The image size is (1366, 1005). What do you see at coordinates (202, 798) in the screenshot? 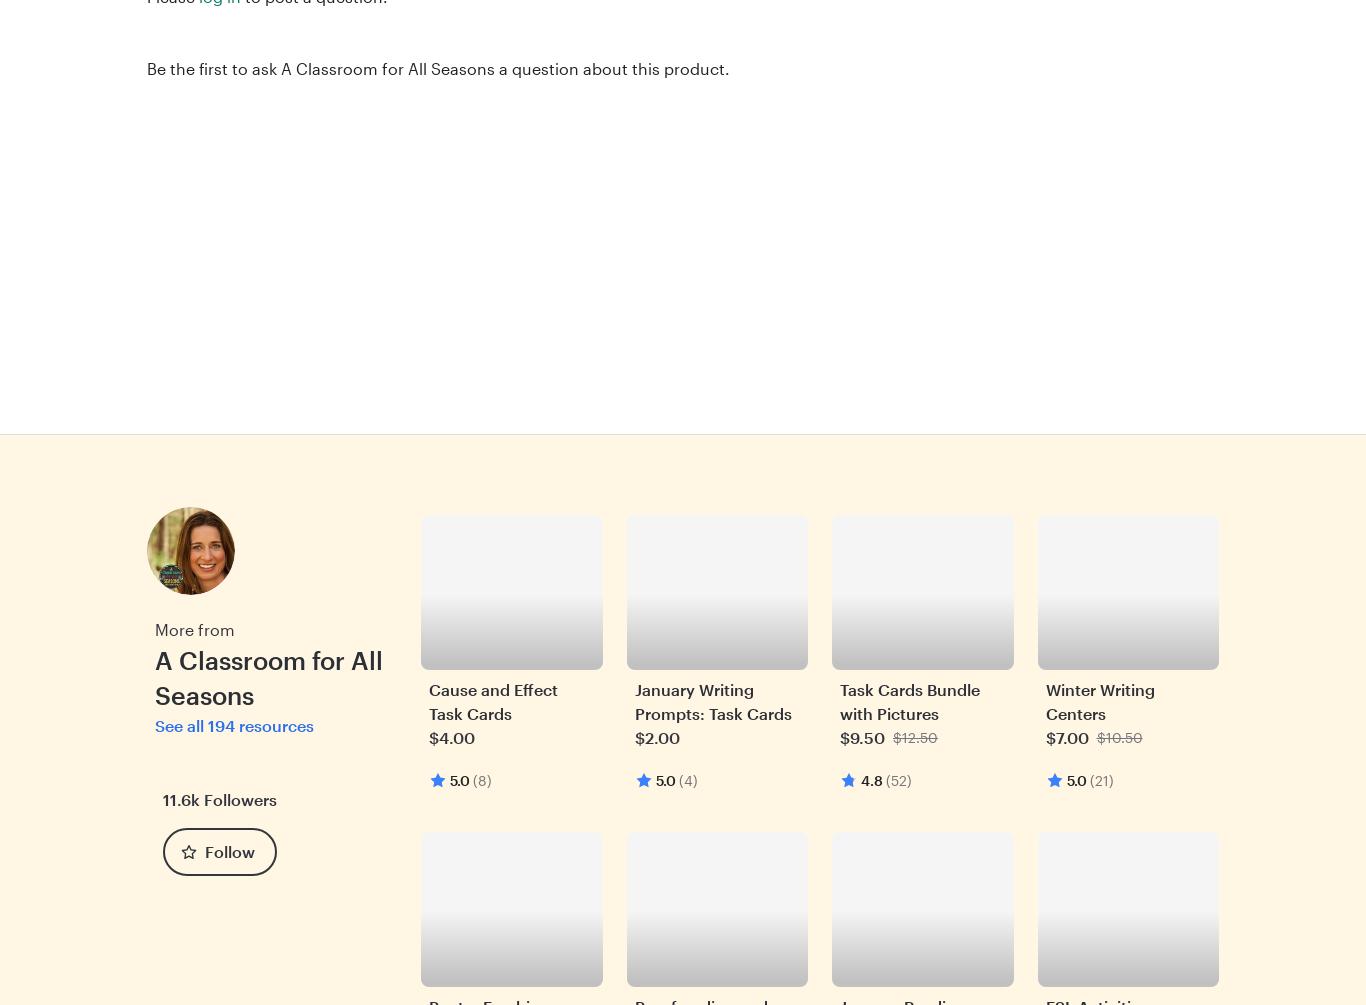
I see `'Followers'` at bounding box center [202, 798].